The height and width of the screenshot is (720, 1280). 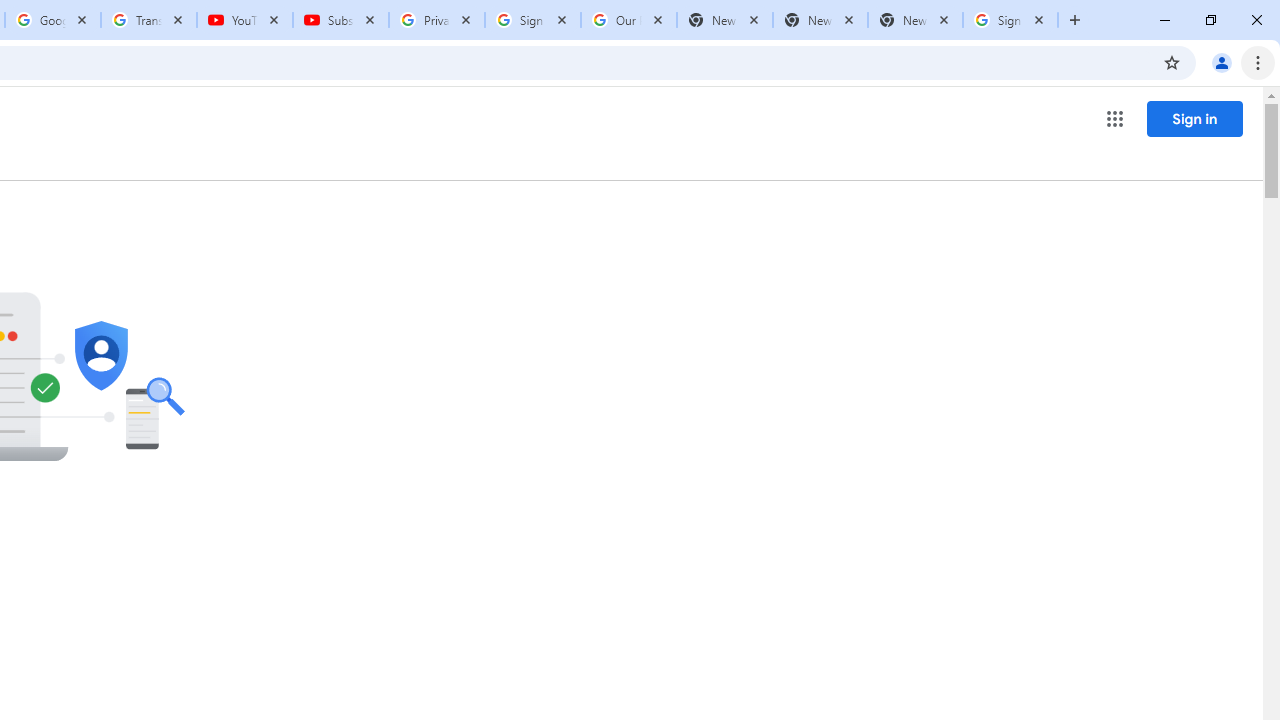 I want to click on 'Restore', so click(x=1209, y=20).